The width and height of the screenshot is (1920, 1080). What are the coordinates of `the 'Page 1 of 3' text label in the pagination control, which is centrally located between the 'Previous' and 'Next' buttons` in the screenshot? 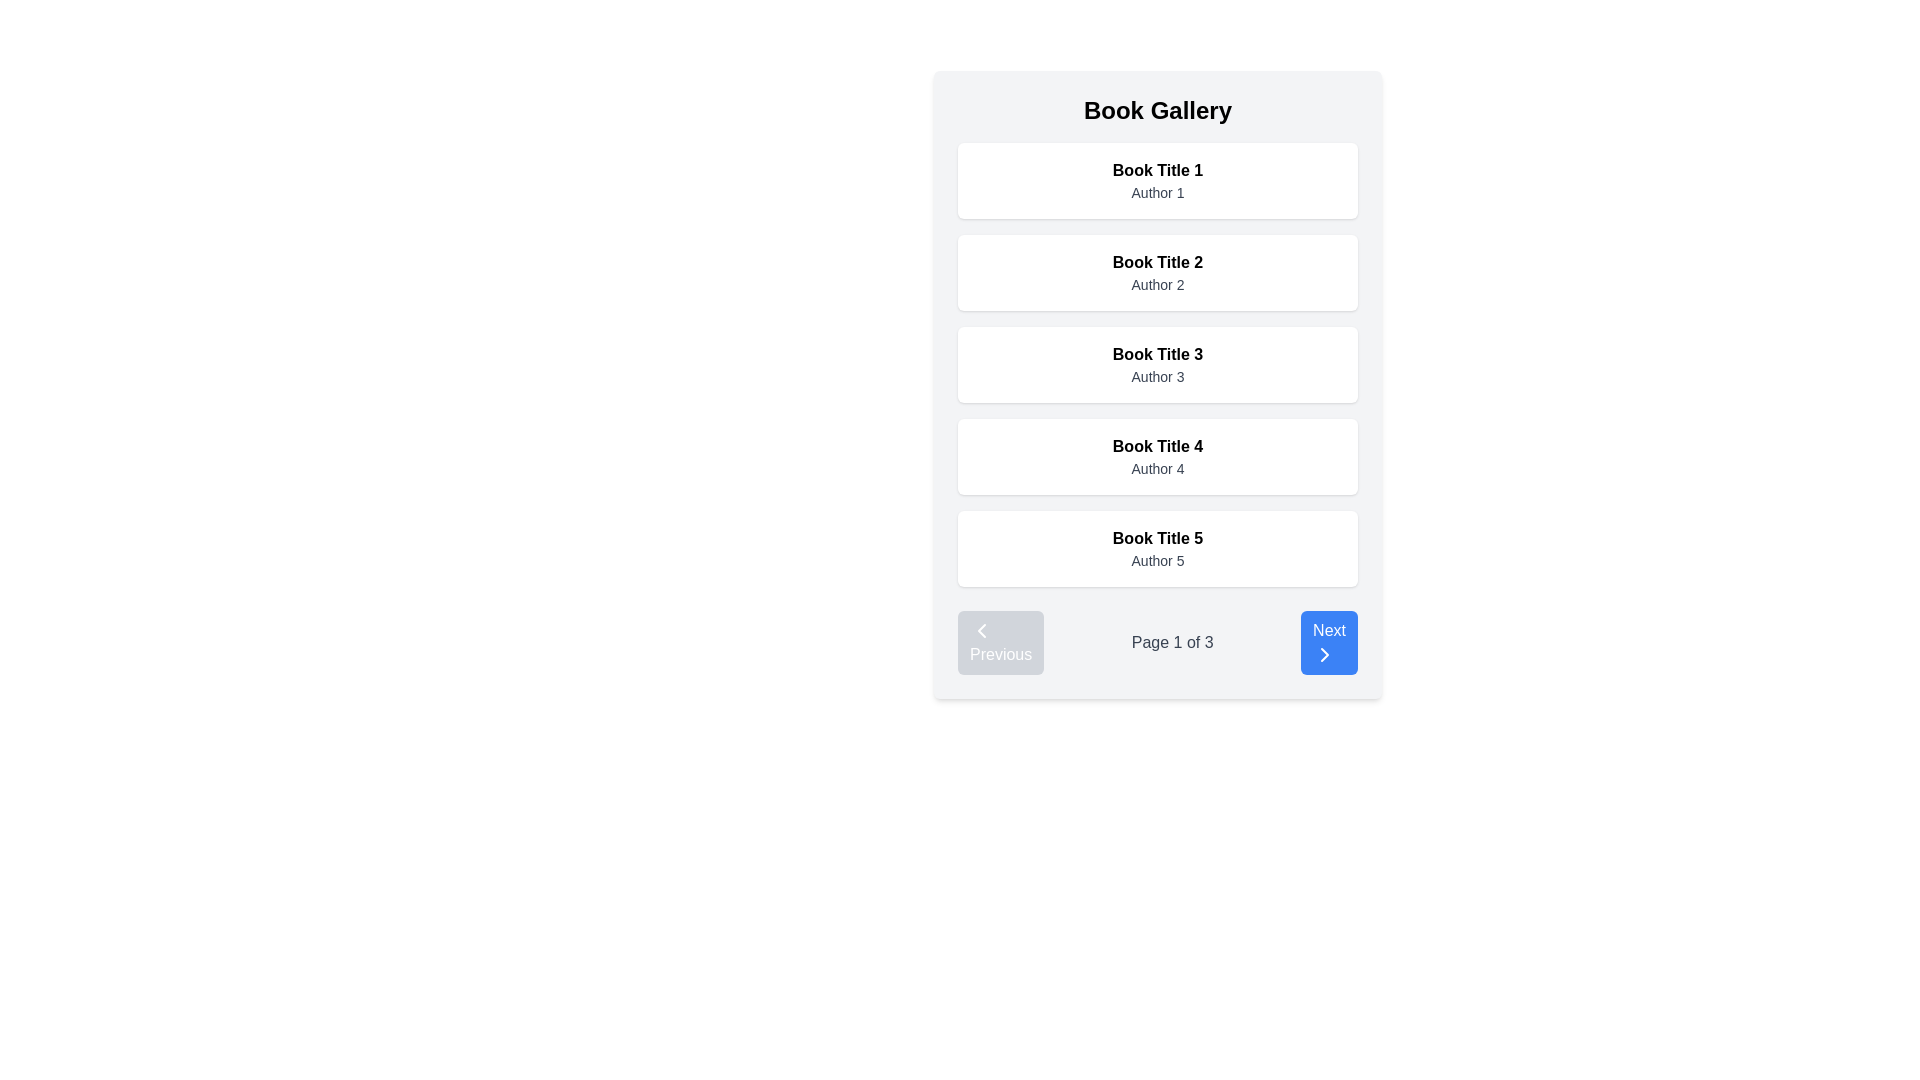 It's located at (1172, 643).